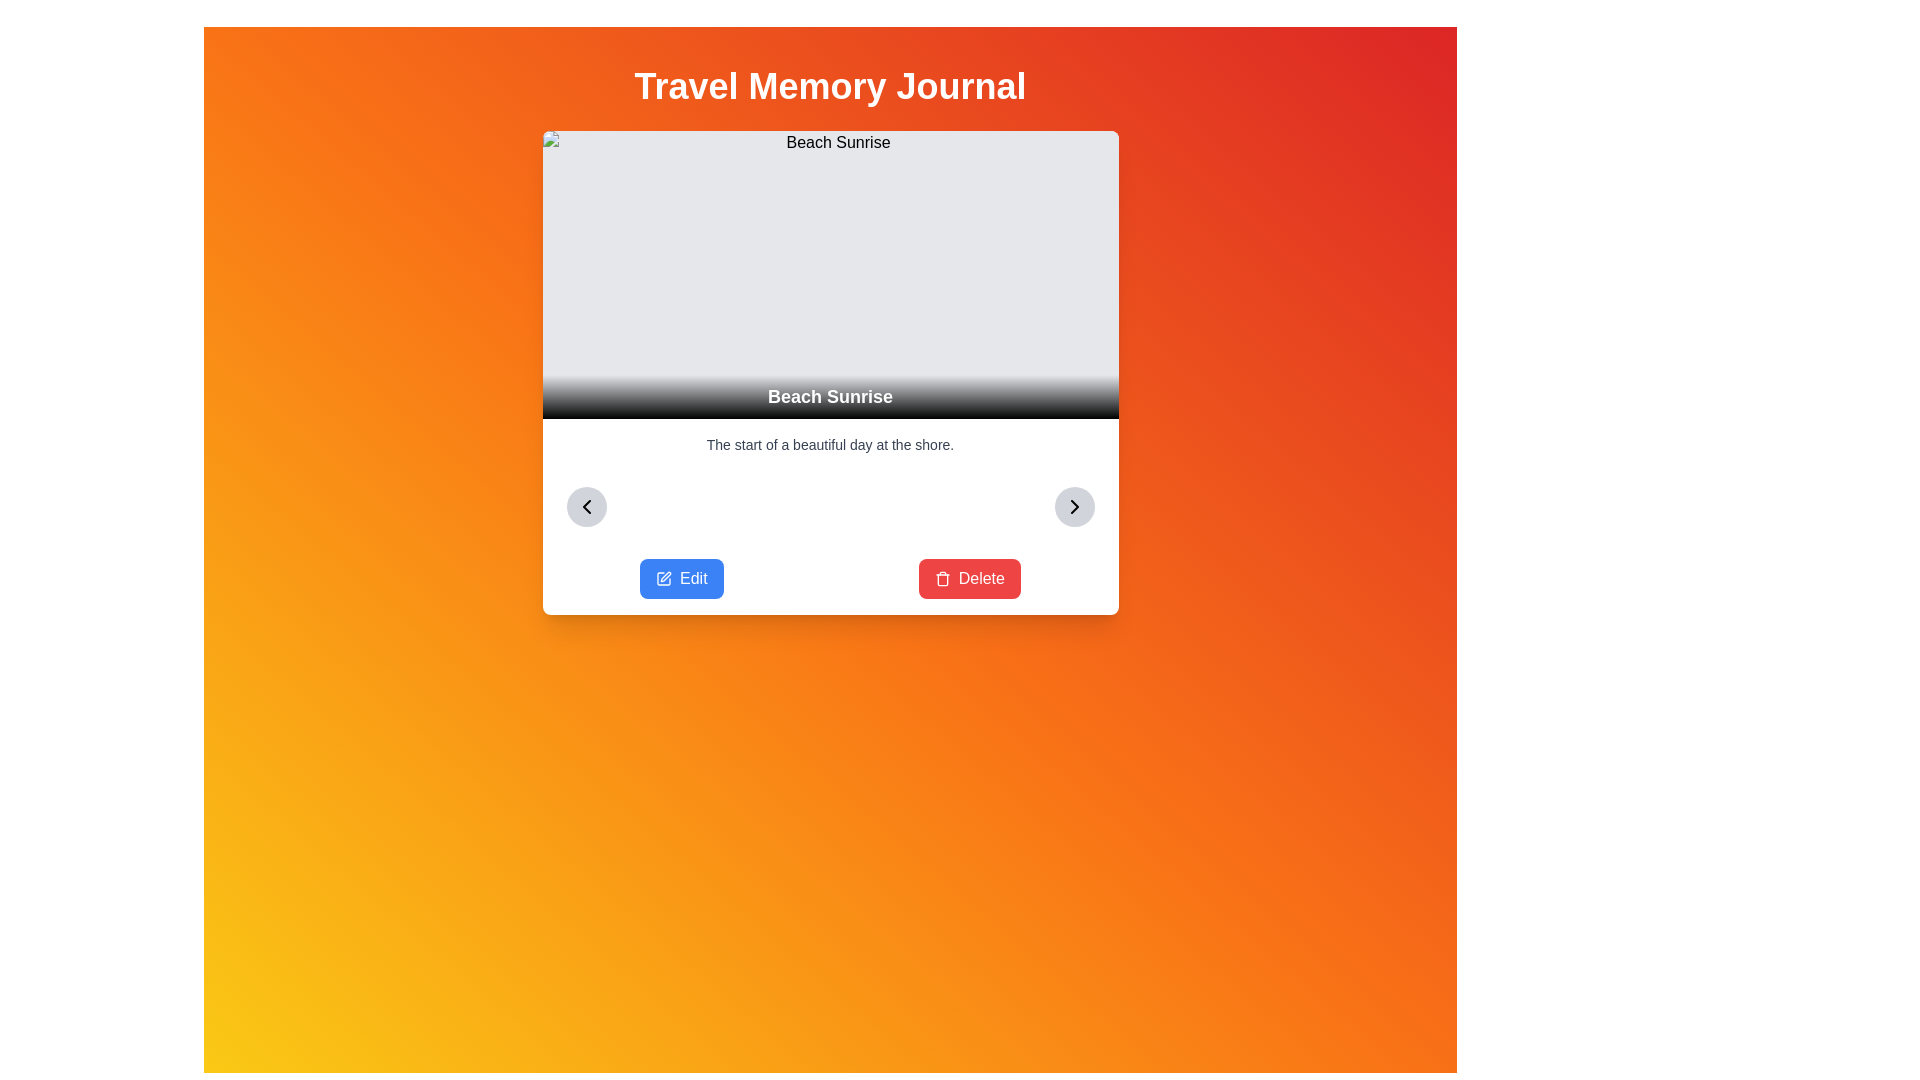 The height and width of the screenshot is (1080, 1920). Describe the element at coordinates (941, 578) in the screenshot. I see `the trashcan icon associated with the 'Delete' button located in the bottom-right section of the card interface` at that location.